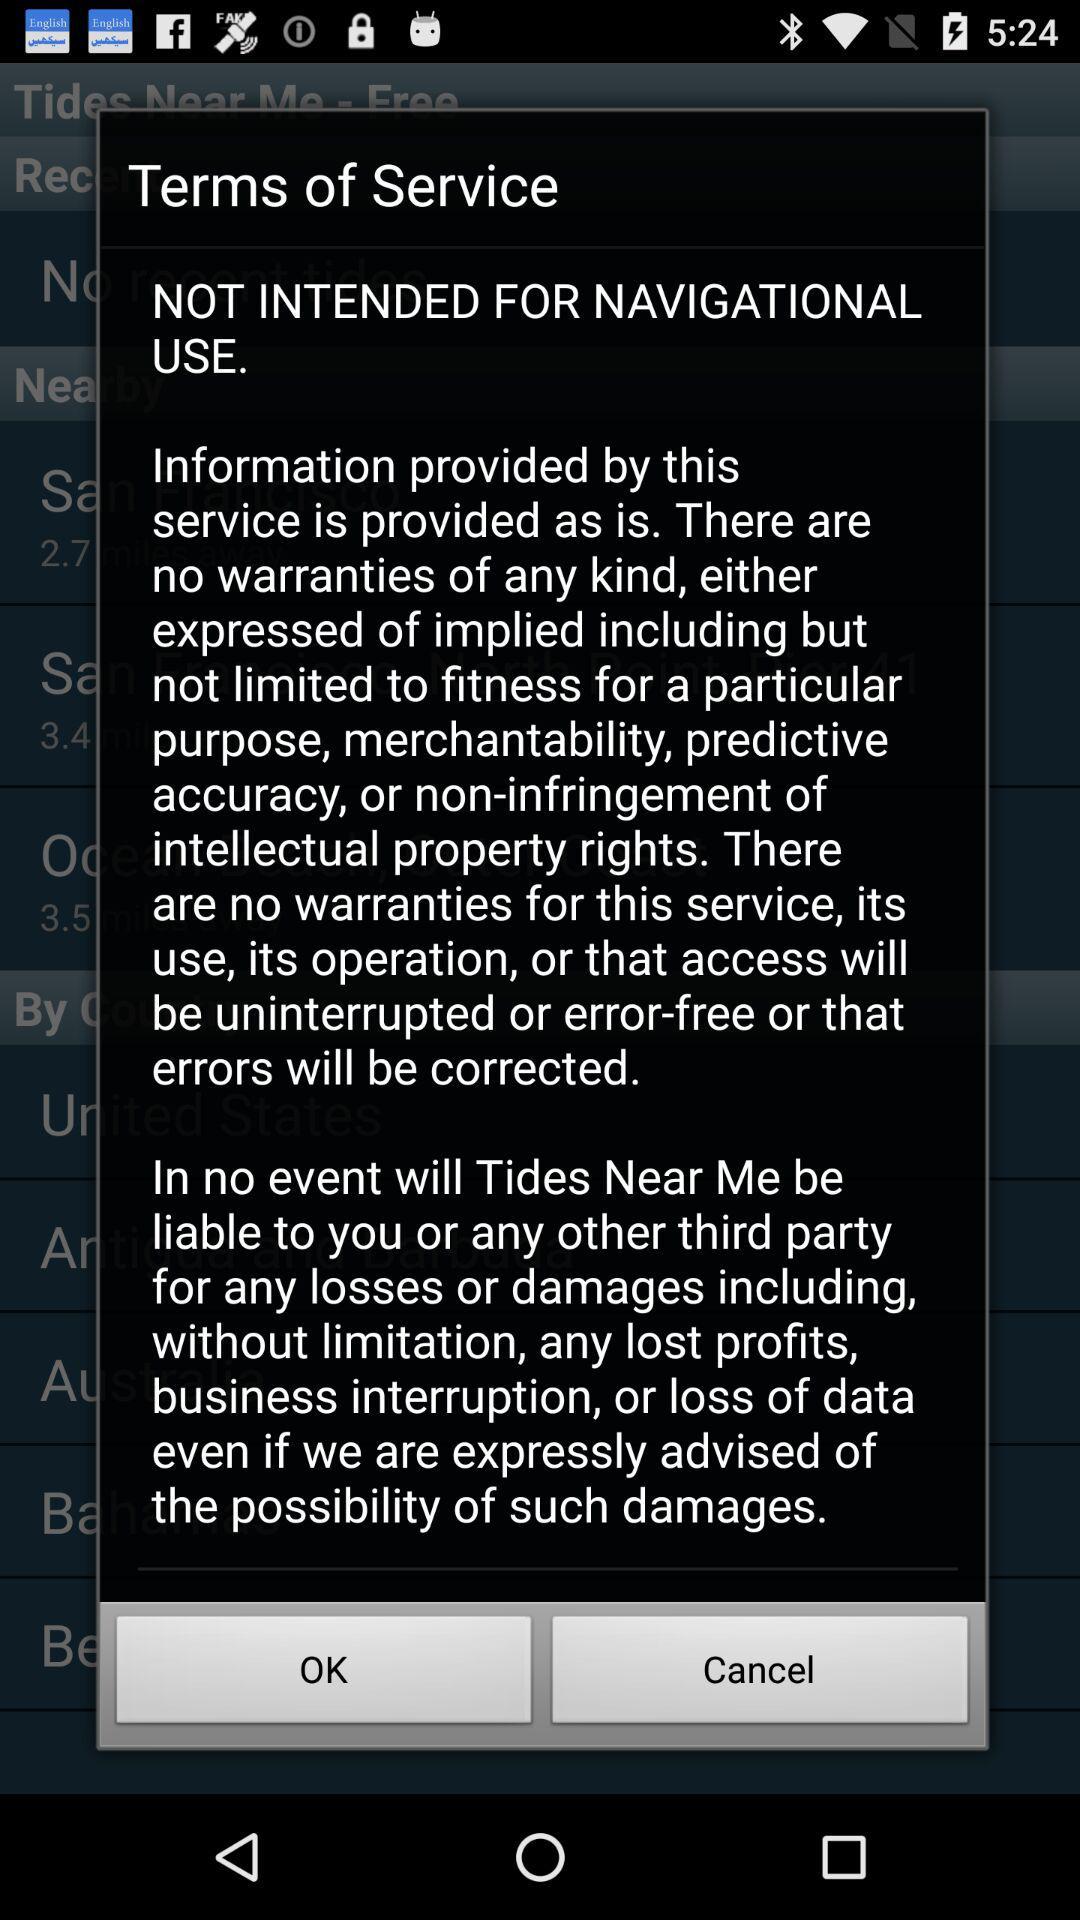 The image size is (1080, 1920). What do you see at coordinates (323, 1675) in the screenshot?
I see `the icon below not intended for icon` at bounding box center [323, 1675].